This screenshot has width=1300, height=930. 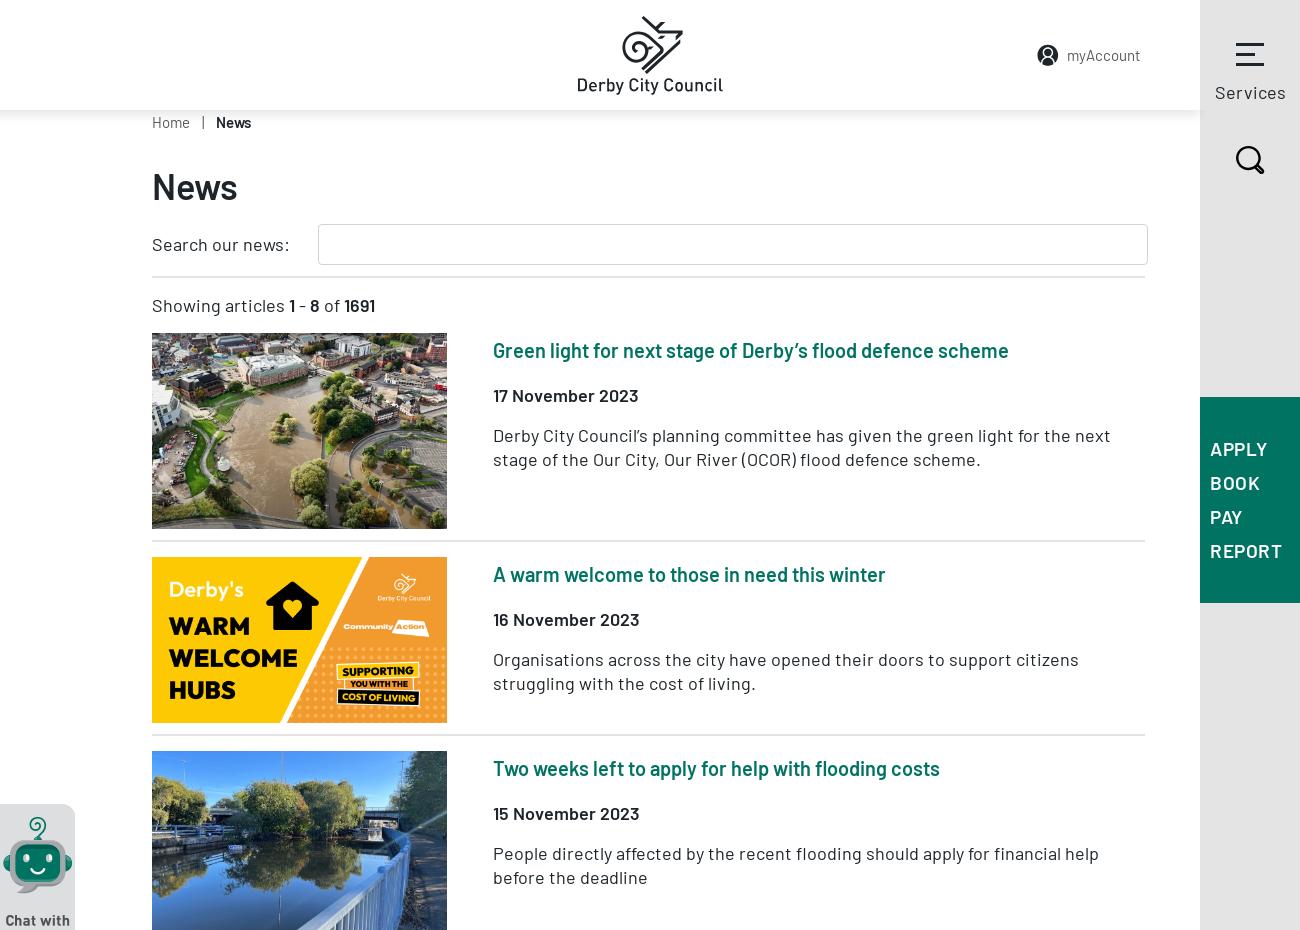 I want to click on 'People directly affected by the recent flooding should apply for financial help before the deadline', so click(x=794, y=863).